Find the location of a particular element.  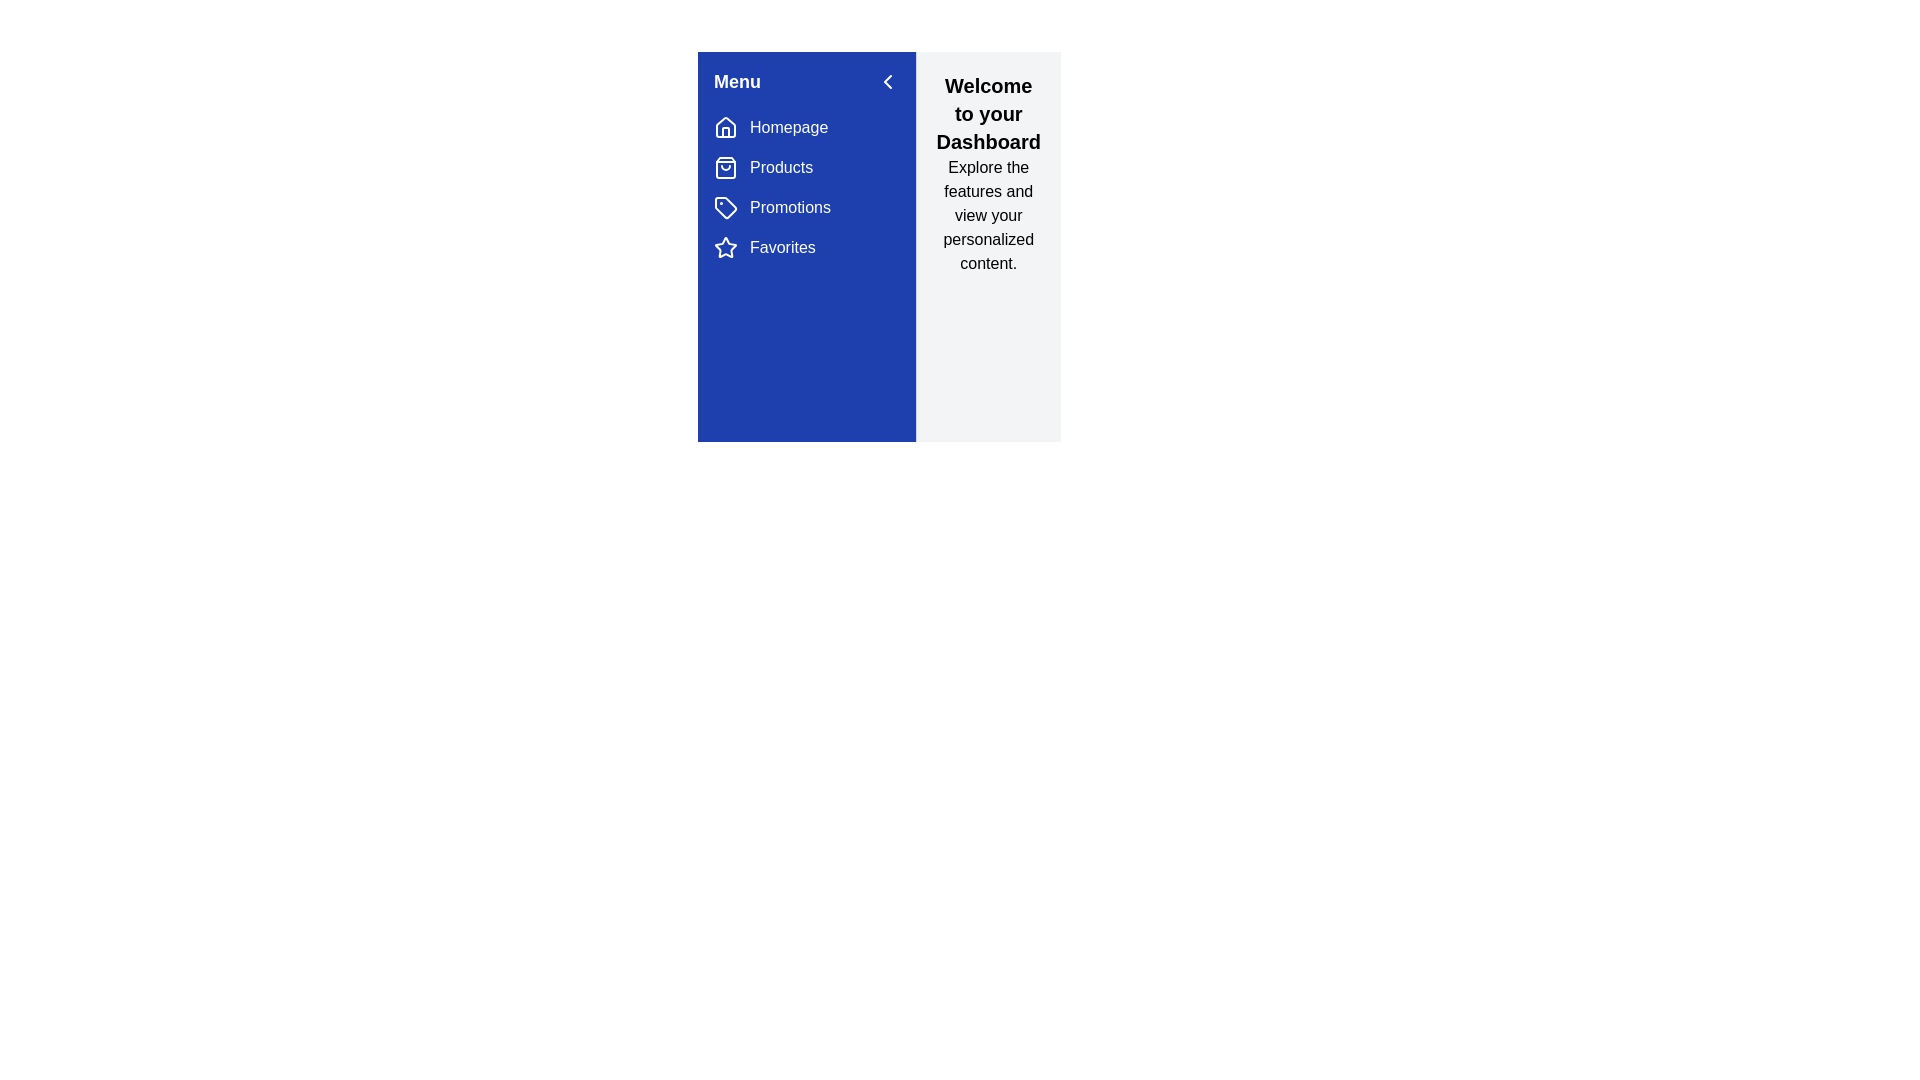

the toggle button to change the drawer state is located at coordinates (886, 80).